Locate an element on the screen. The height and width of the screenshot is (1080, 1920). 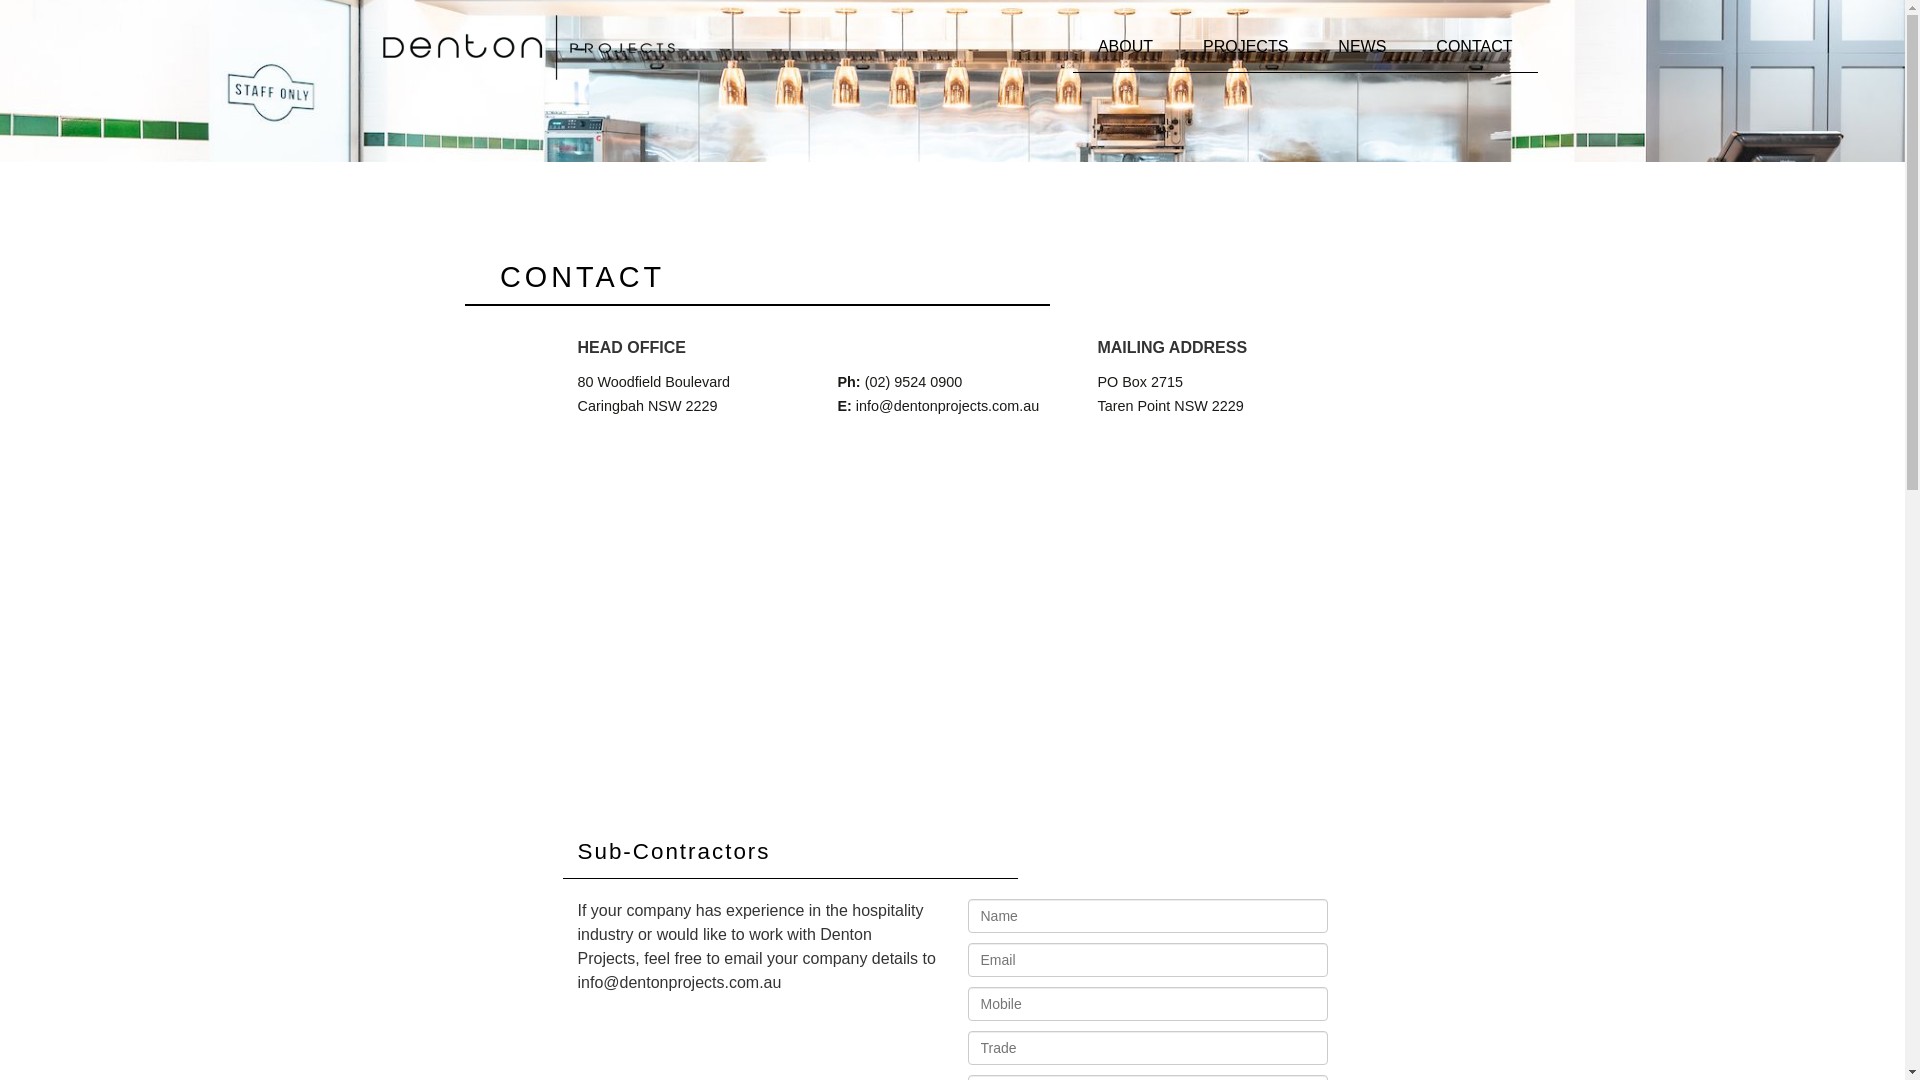
'NEWS' is located at coordinates (1361, 45).